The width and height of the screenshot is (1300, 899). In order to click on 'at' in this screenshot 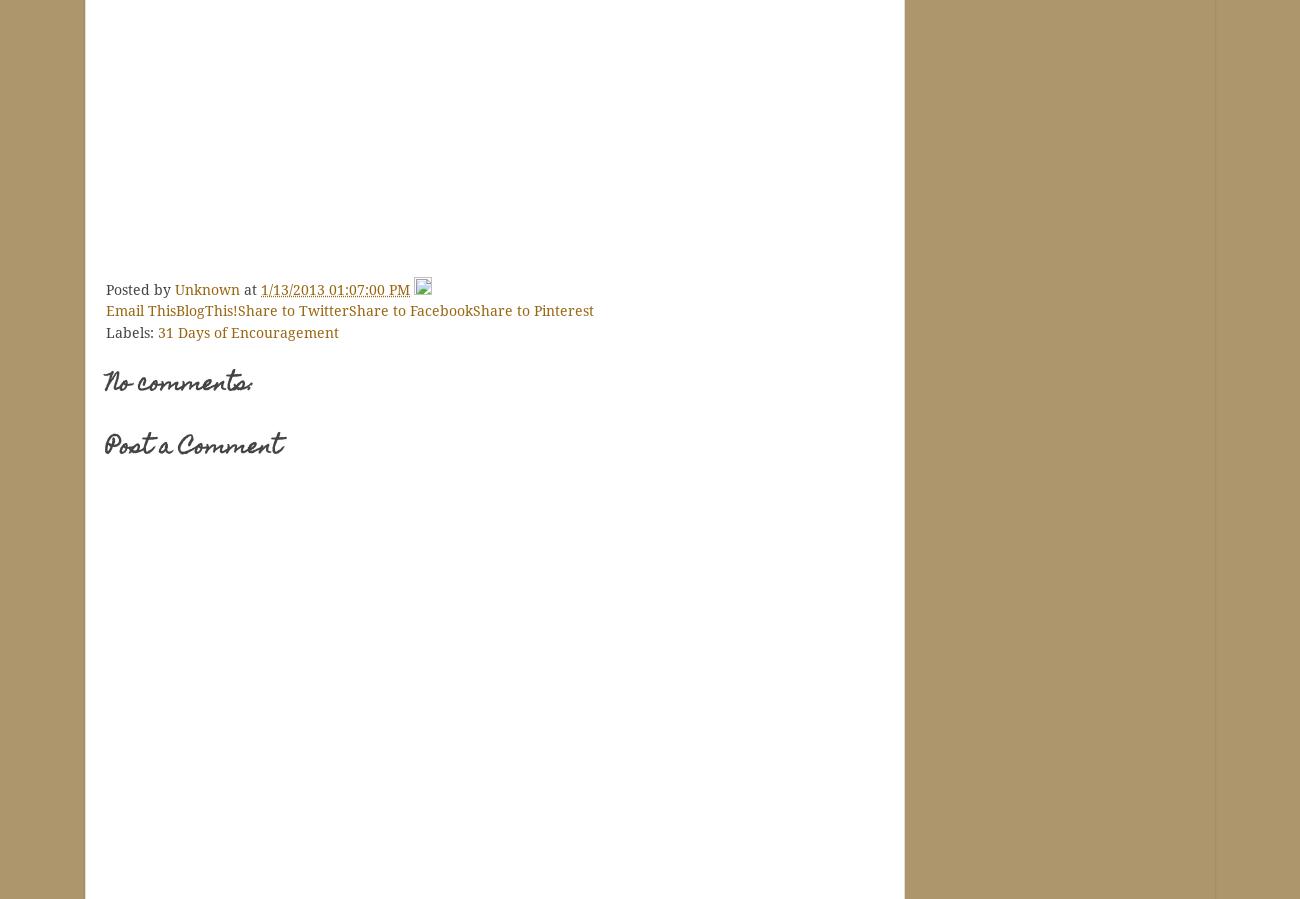, I will do `click(251, 289)`.